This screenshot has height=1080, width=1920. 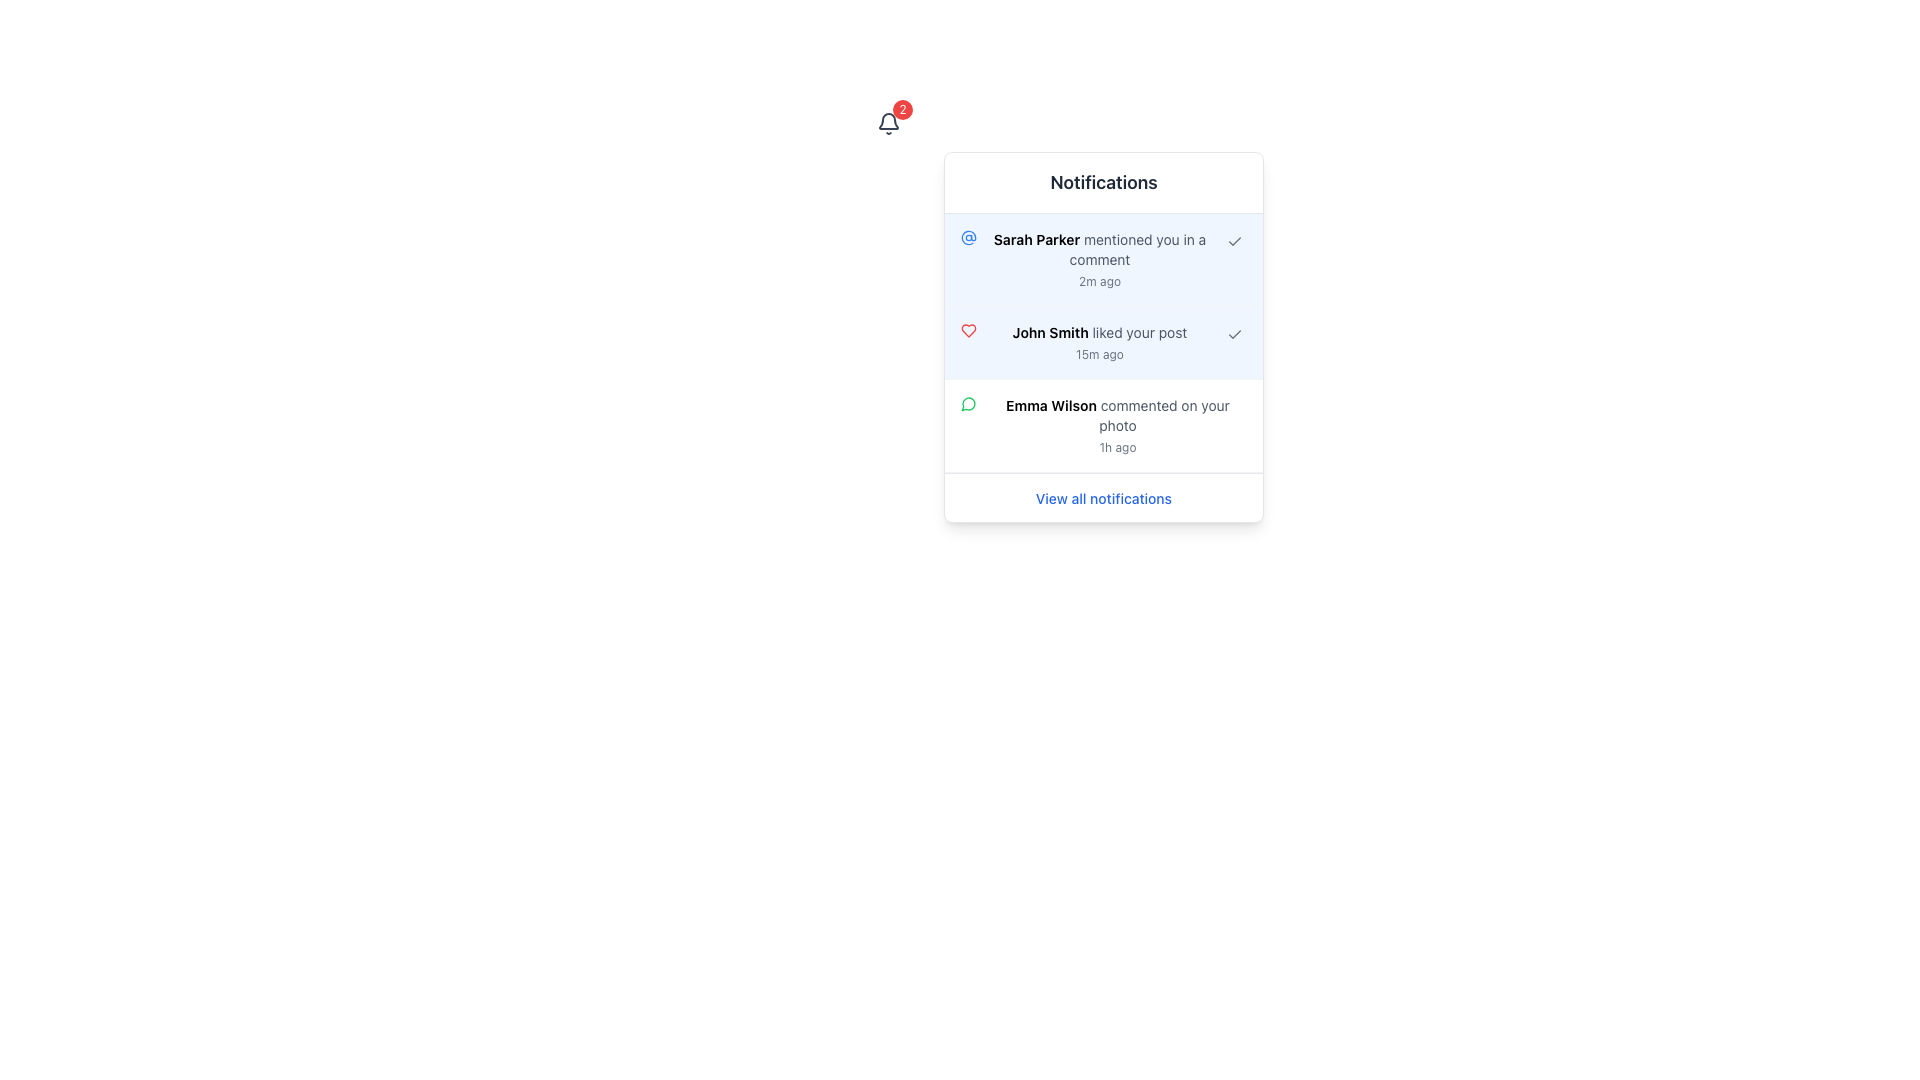 I want to click on the notification text element that reads 'Emma Wilson commented on your photo 1h ago', which is the third entry in the notification list, so click(x=1117, y=424).